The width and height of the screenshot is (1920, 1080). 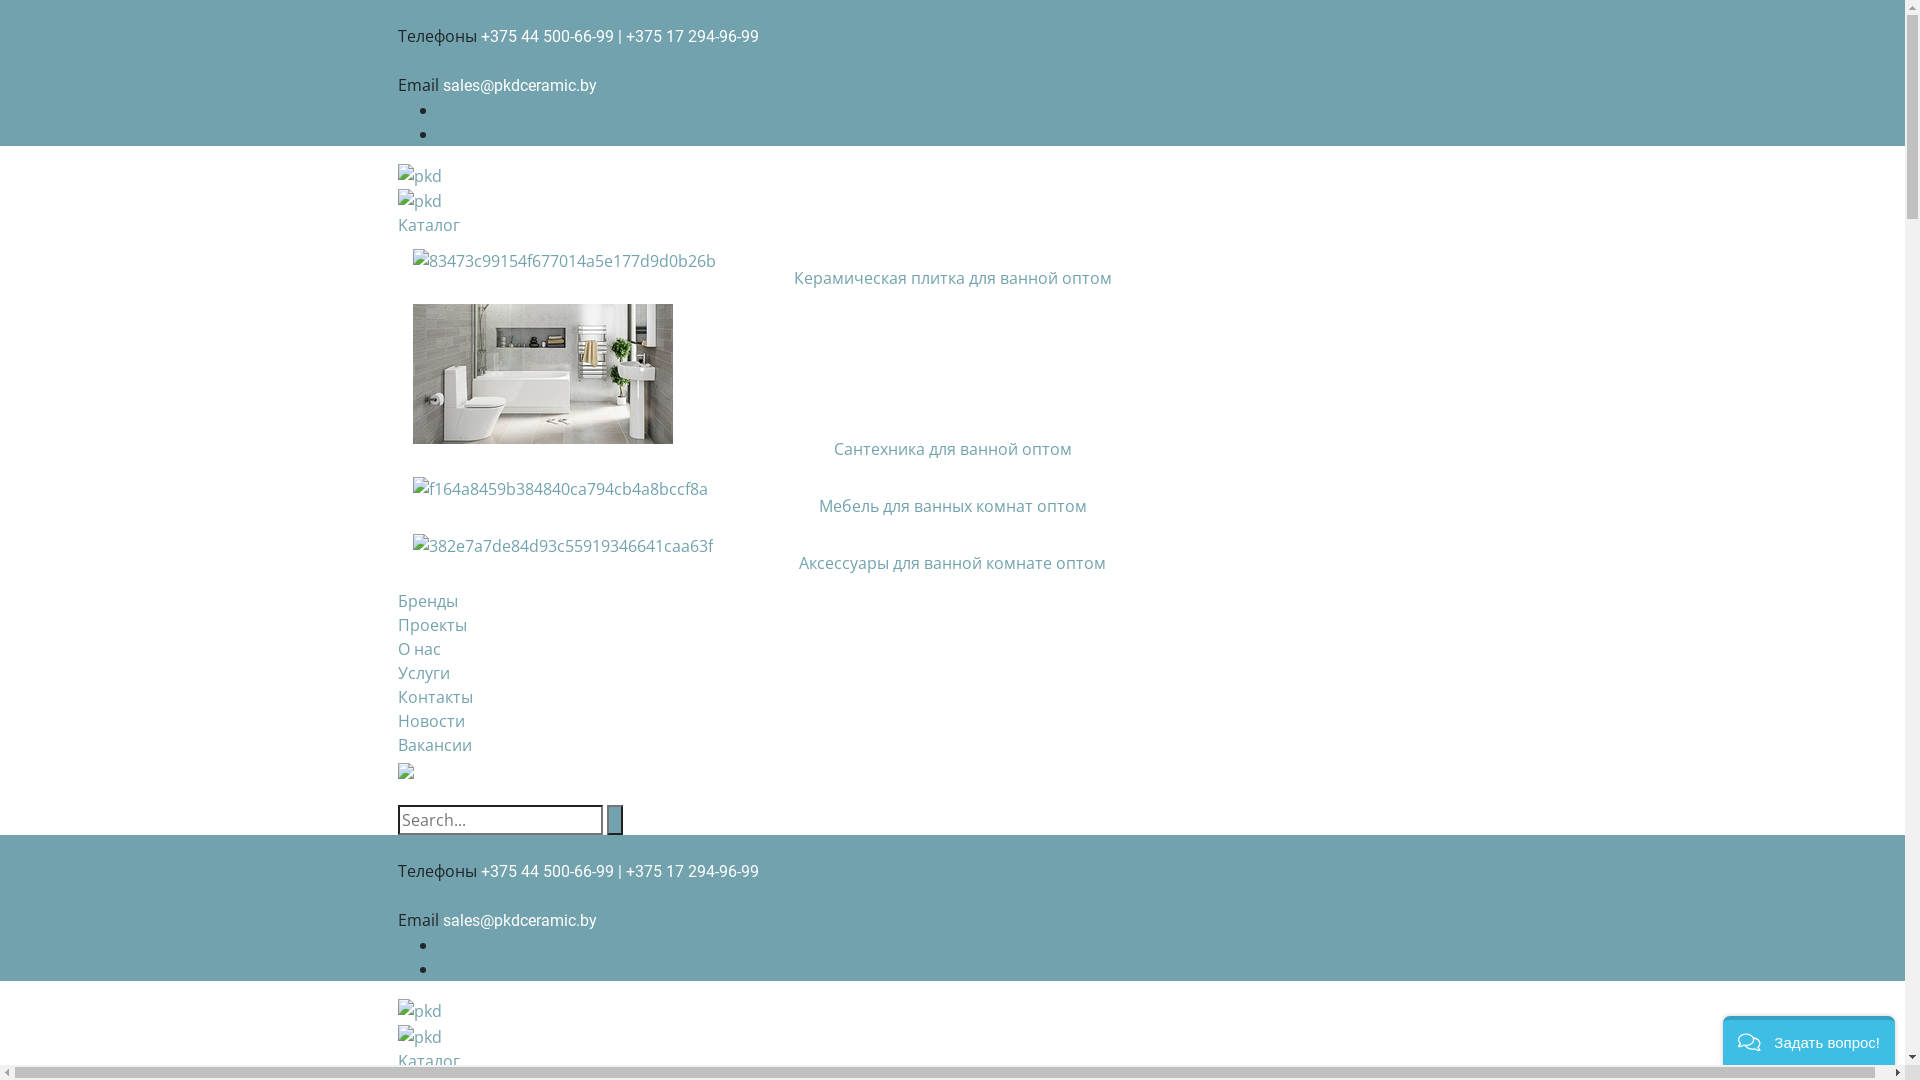 I want to click on '+375 44 500-66-99', so click(x=546, y=36).